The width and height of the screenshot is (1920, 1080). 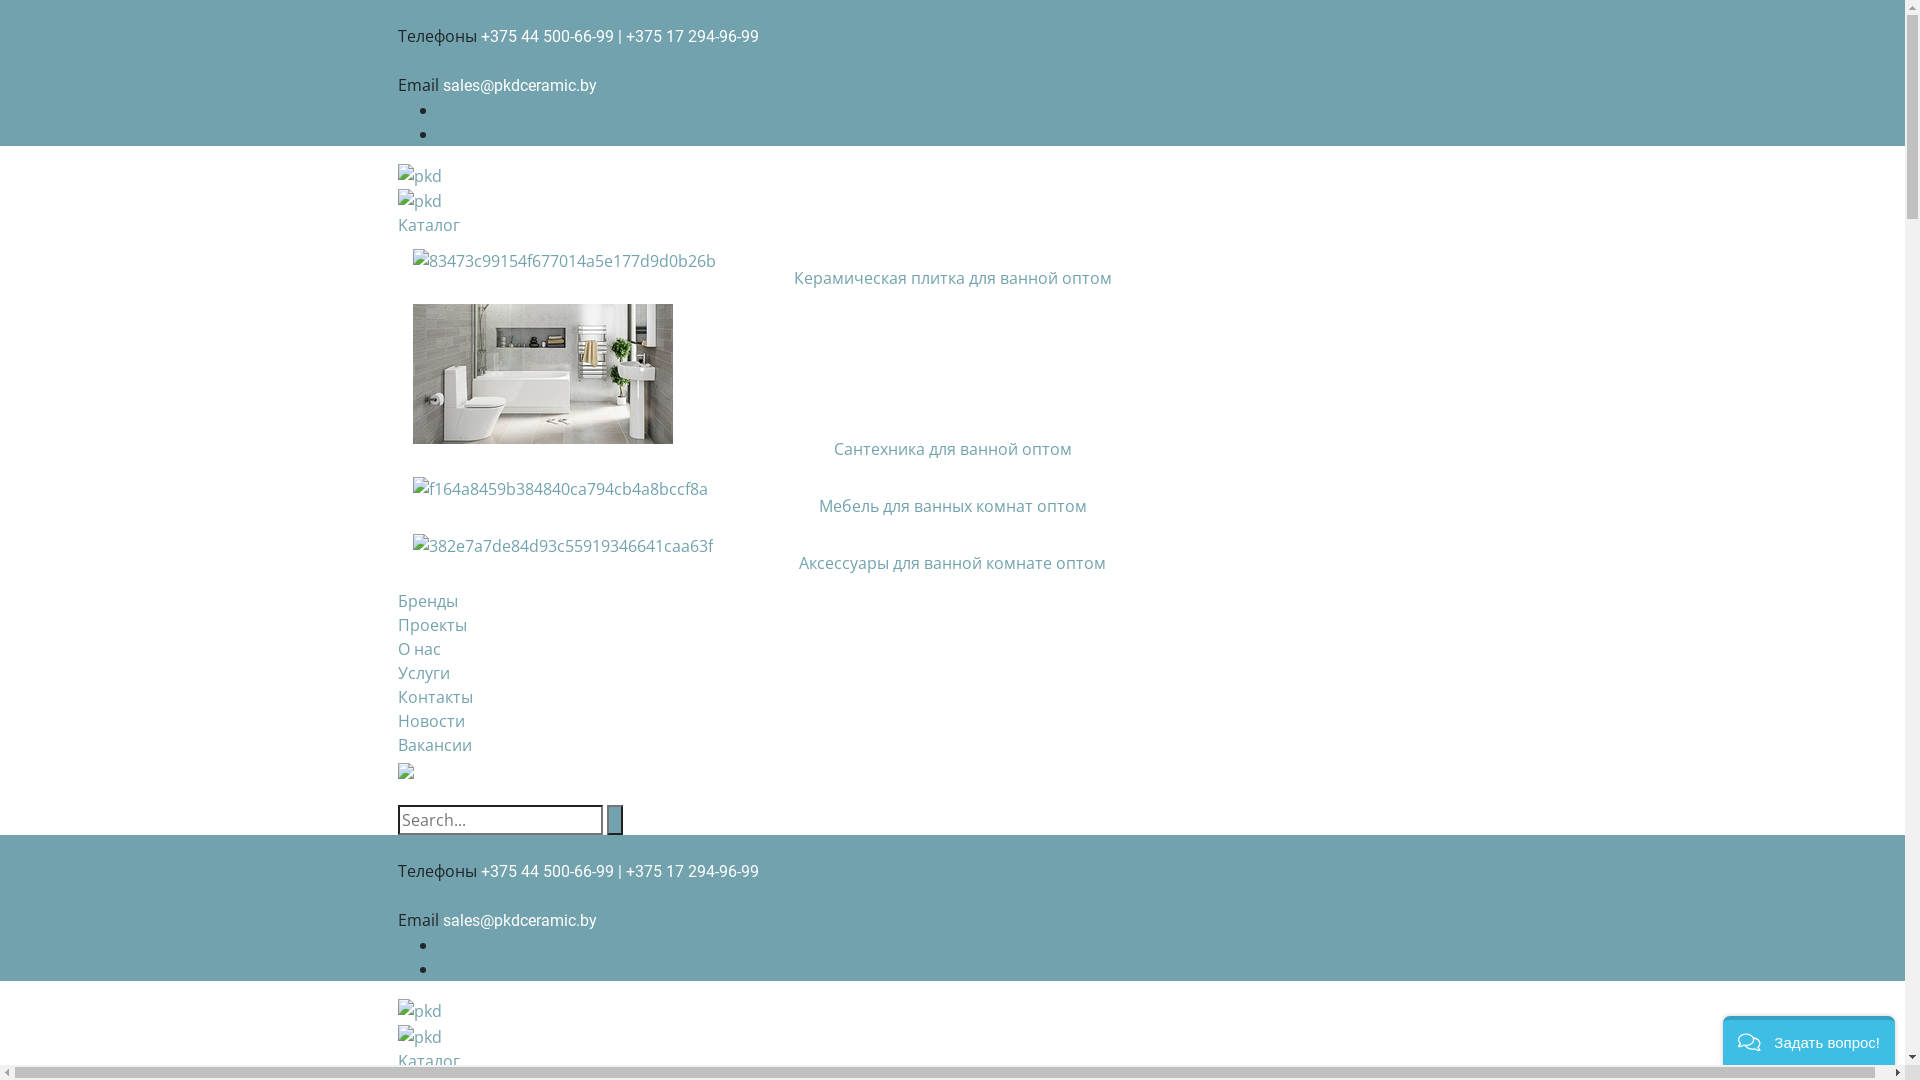 I want to click on '+375 44 500-66-99', so click(x=546, y=36).